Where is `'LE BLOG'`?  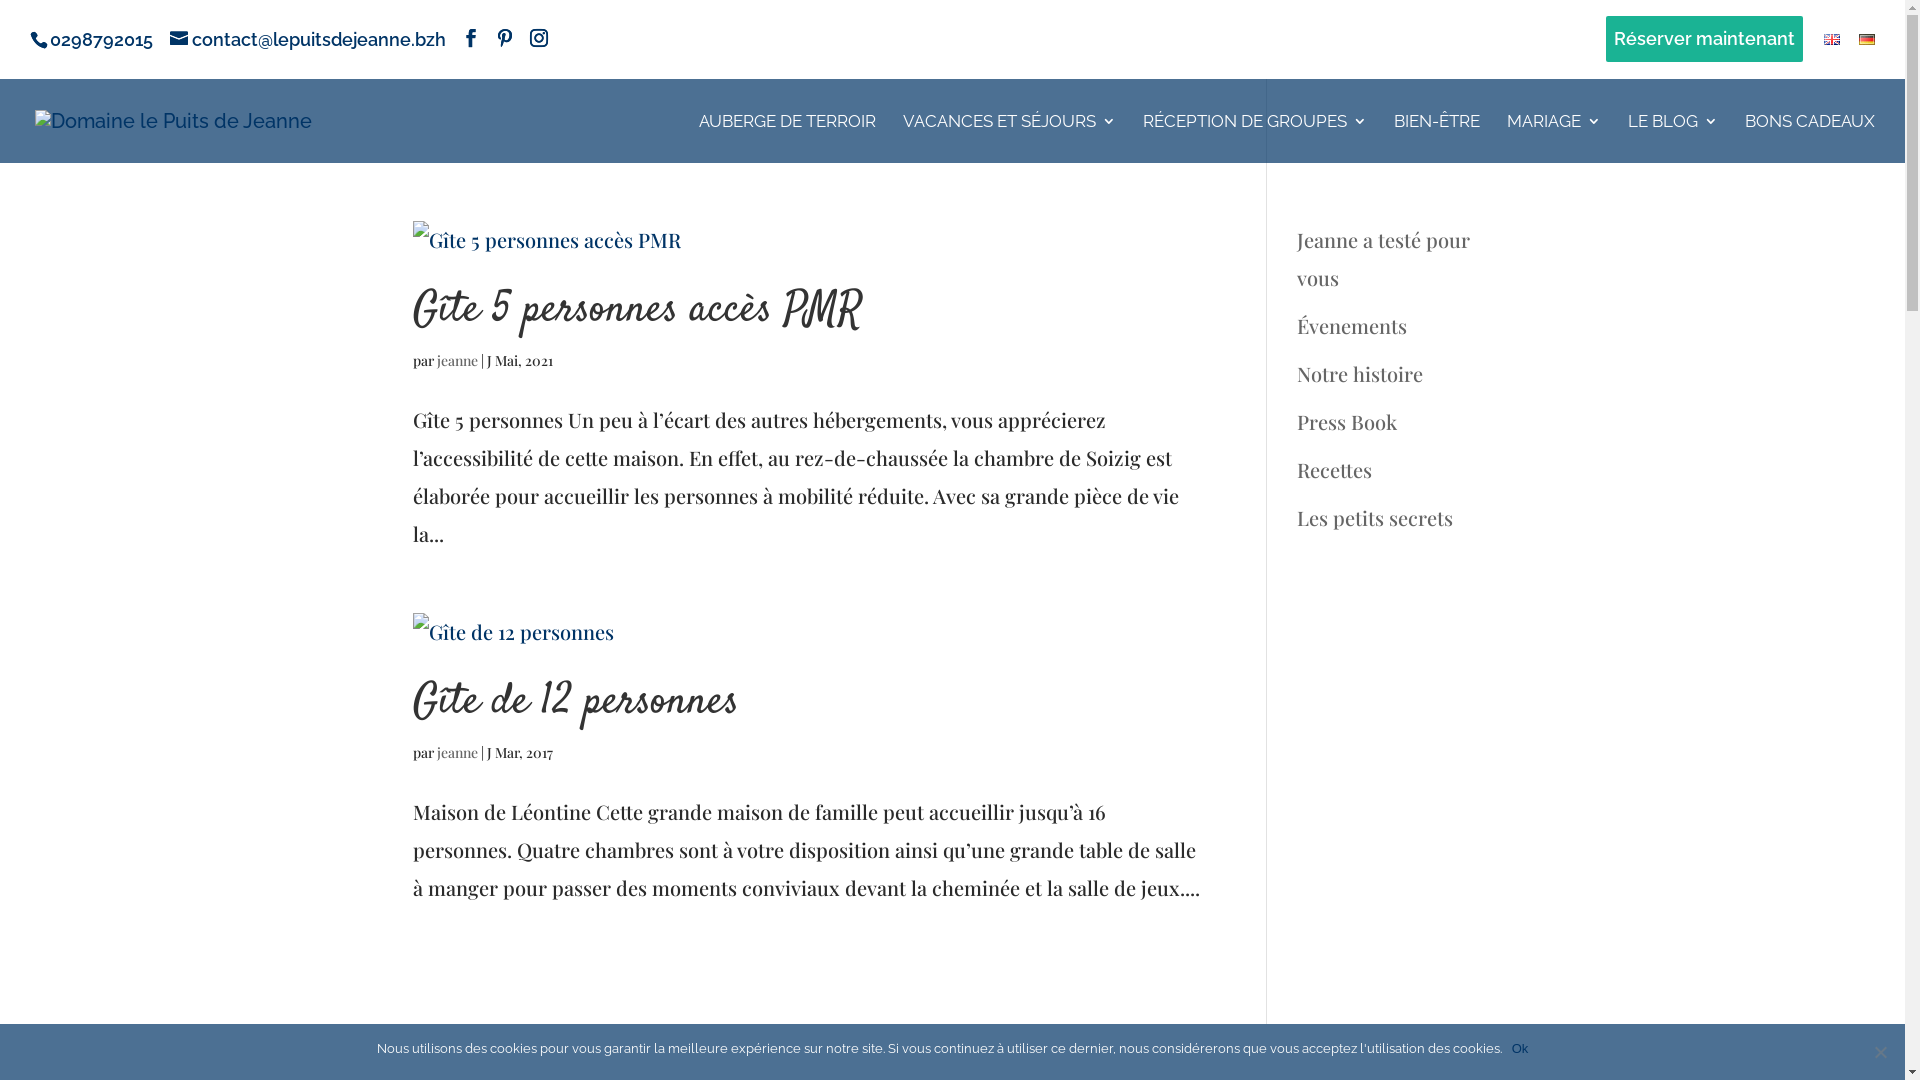 'LE BLOG' is located at coordinates (1673, 137).